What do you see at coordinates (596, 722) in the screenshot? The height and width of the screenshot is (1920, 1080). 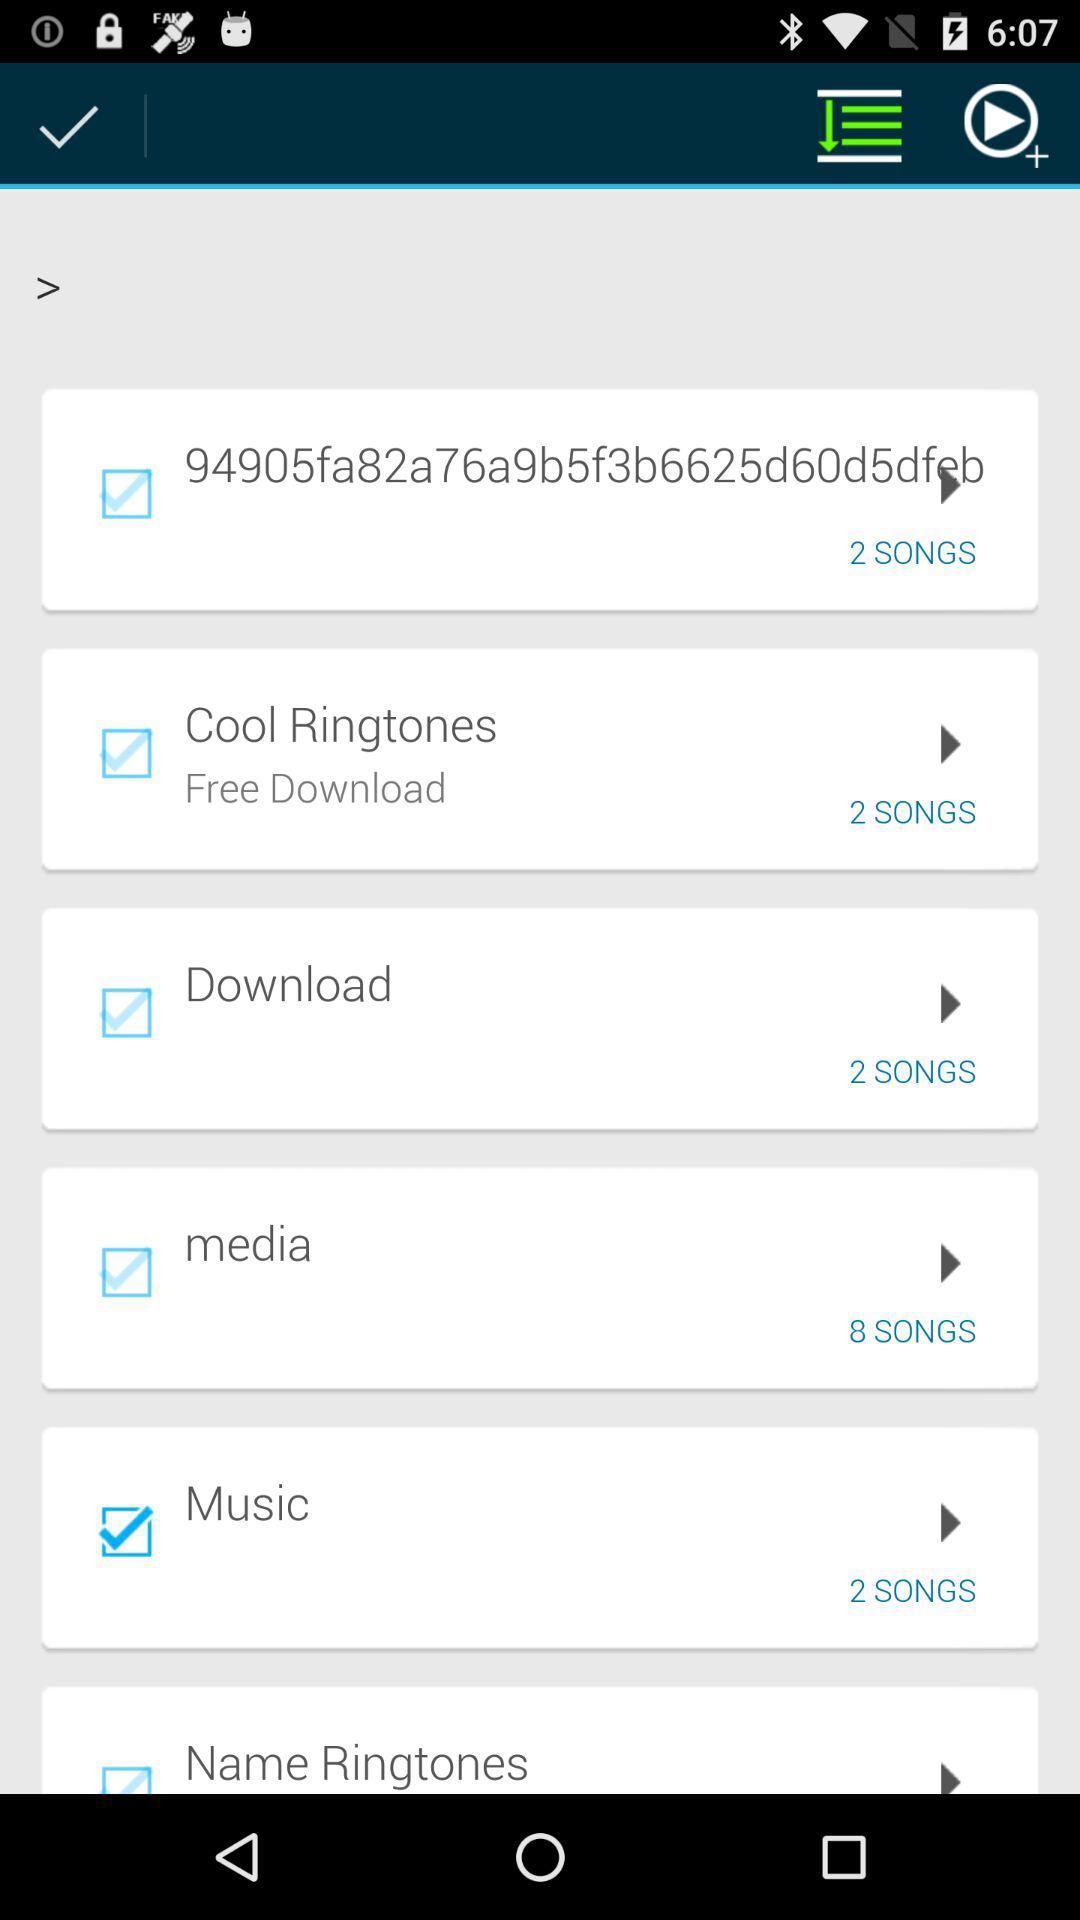 I see `cool ringtones` at bounding box center [596, 722].